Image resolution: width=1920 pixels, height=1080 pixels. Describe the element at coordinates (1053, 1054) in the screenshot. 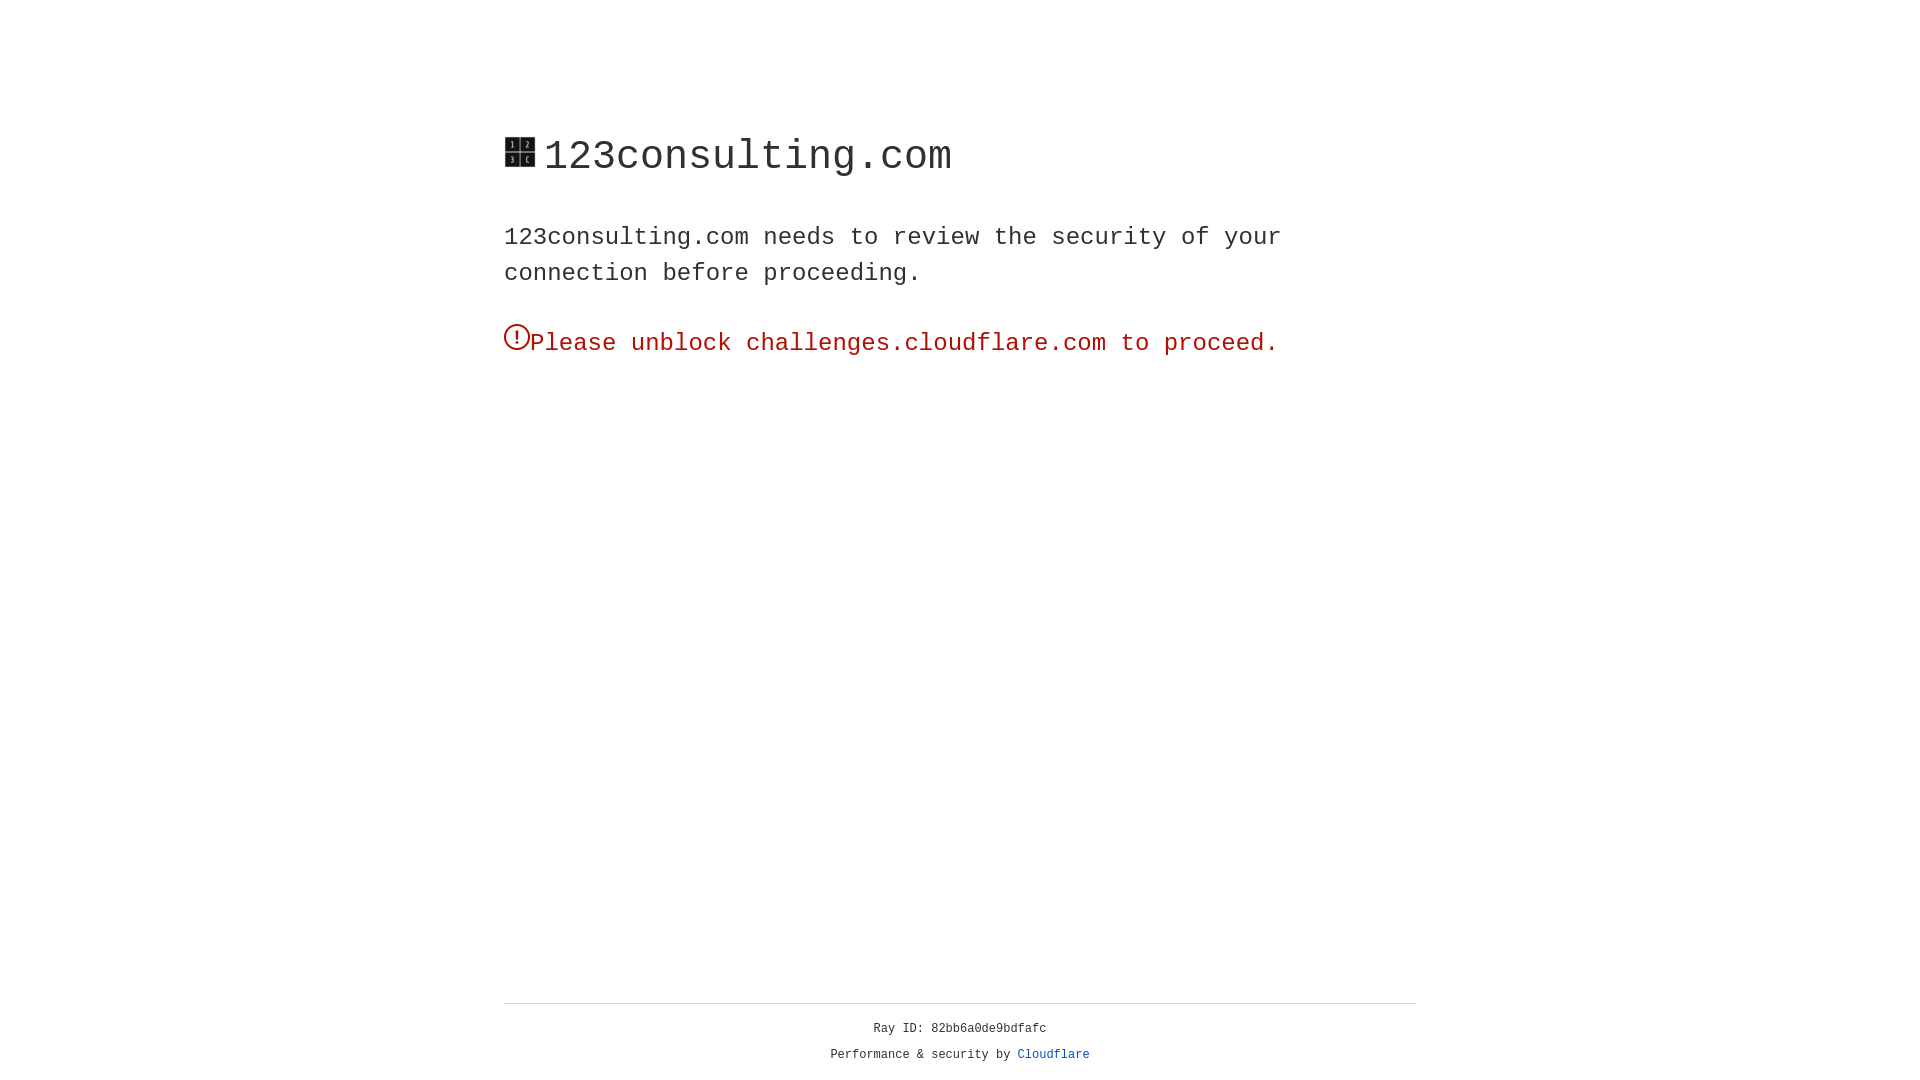

I see `'Cloudflare'` at that location.